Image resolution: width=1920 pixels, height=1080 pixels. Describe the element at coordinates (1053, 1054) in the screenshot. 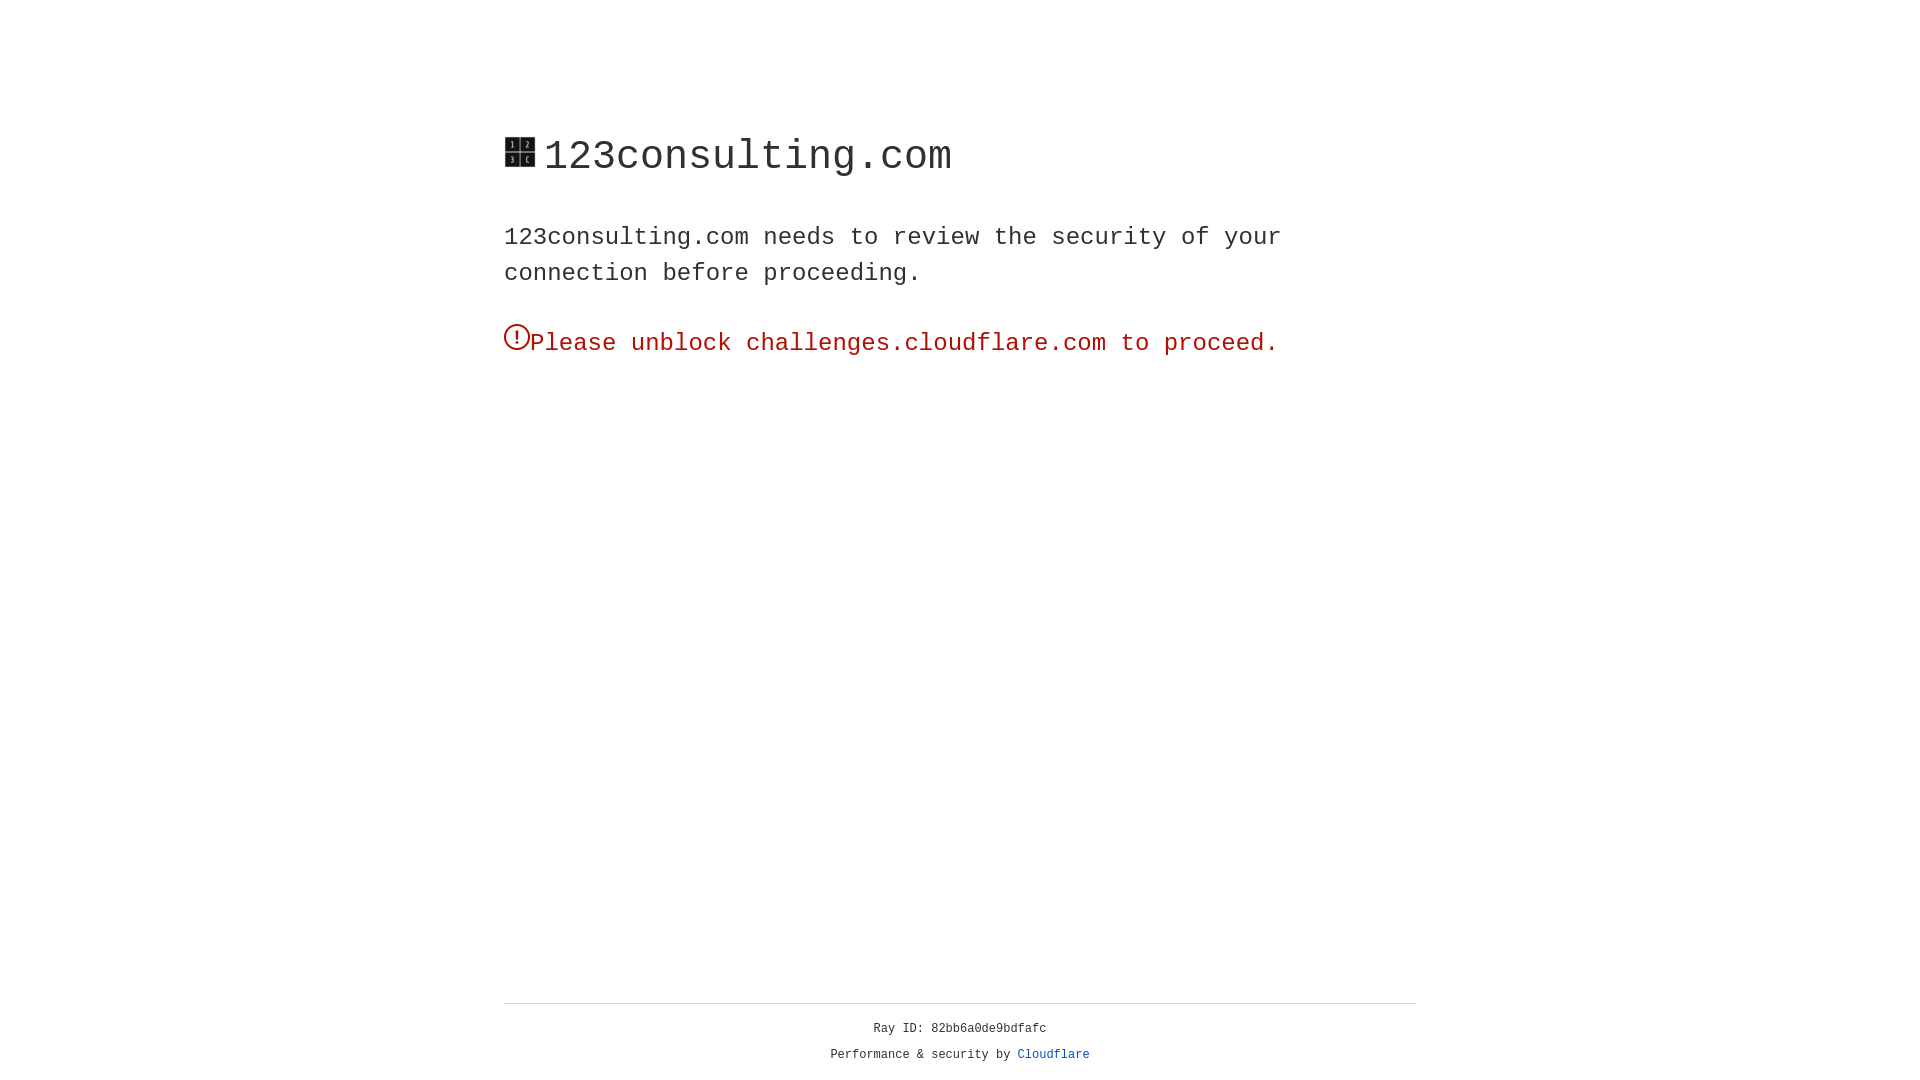

I see `'Cloudflare'` at that location.